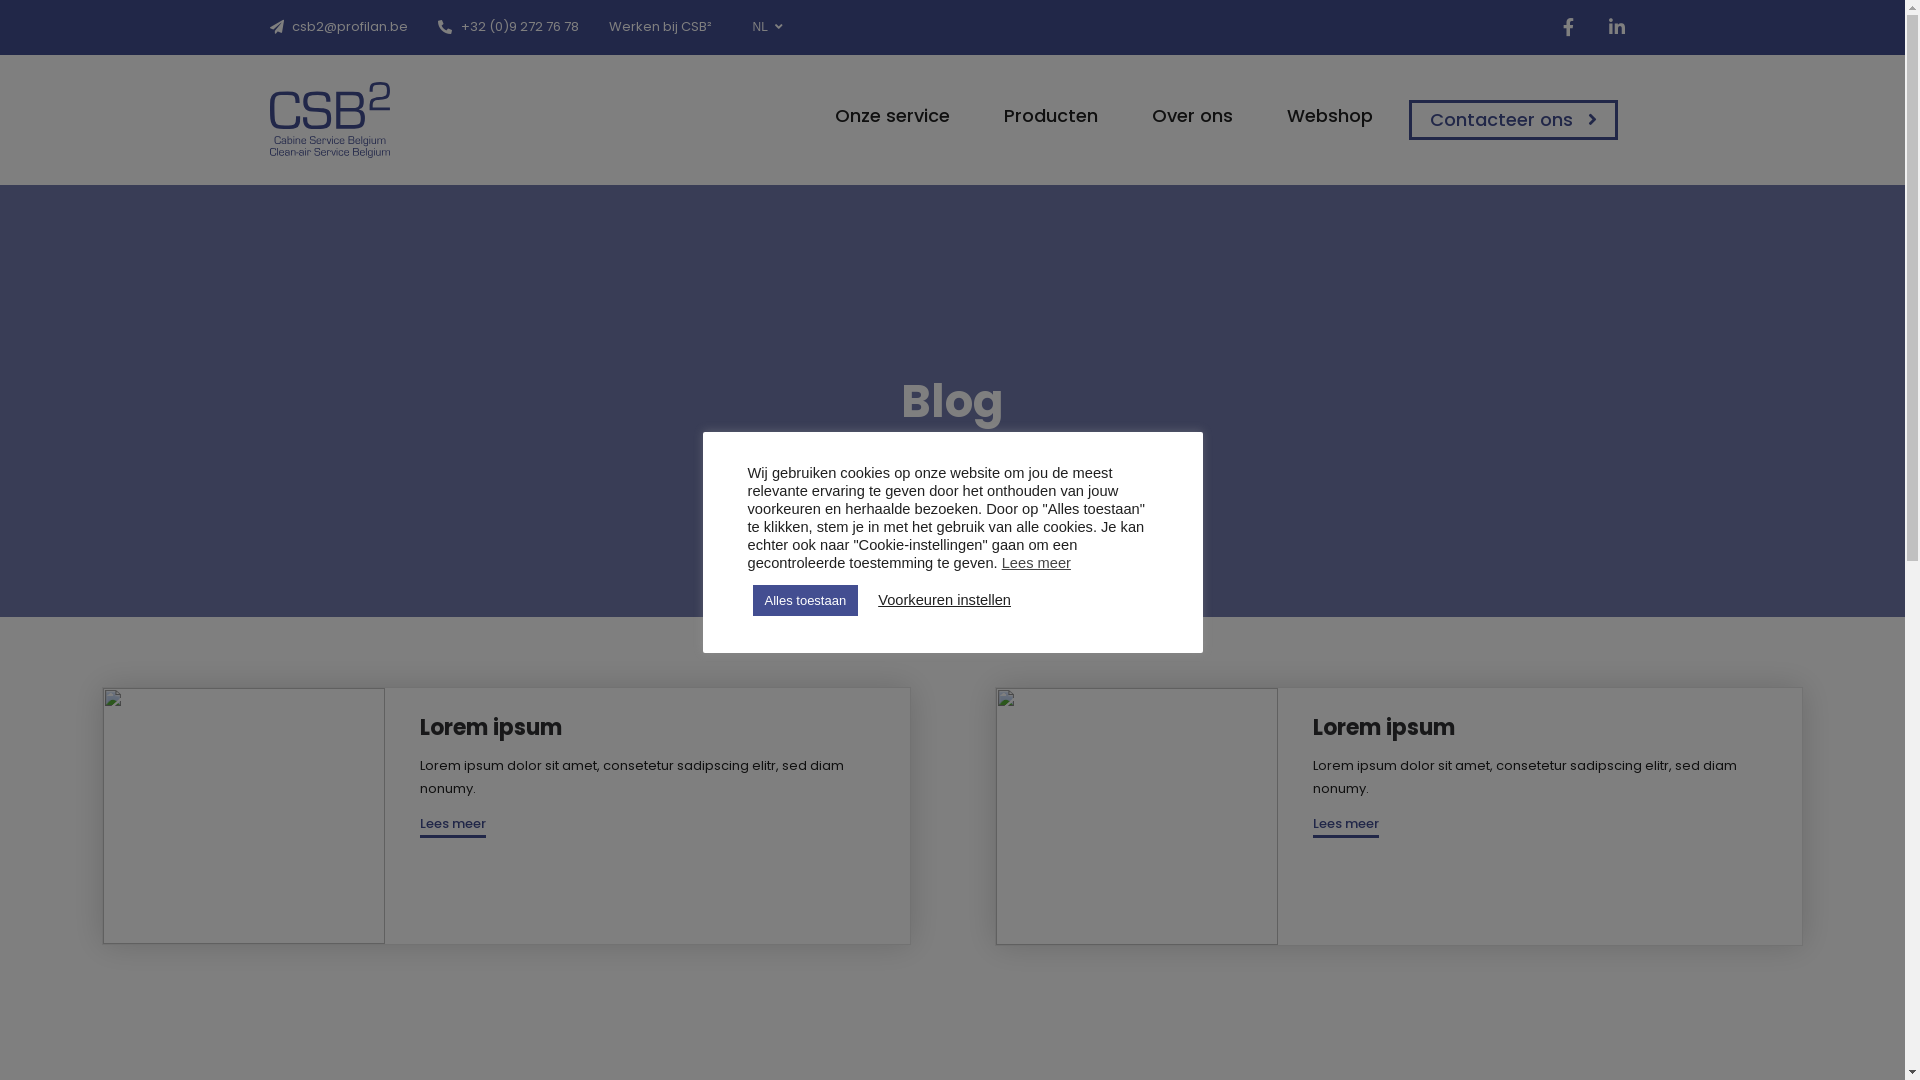 The image size is (1920, 1080). Describe the element at coordinates (805, 598) in the screenshot. I see `'Alles toestaan'` at that location.